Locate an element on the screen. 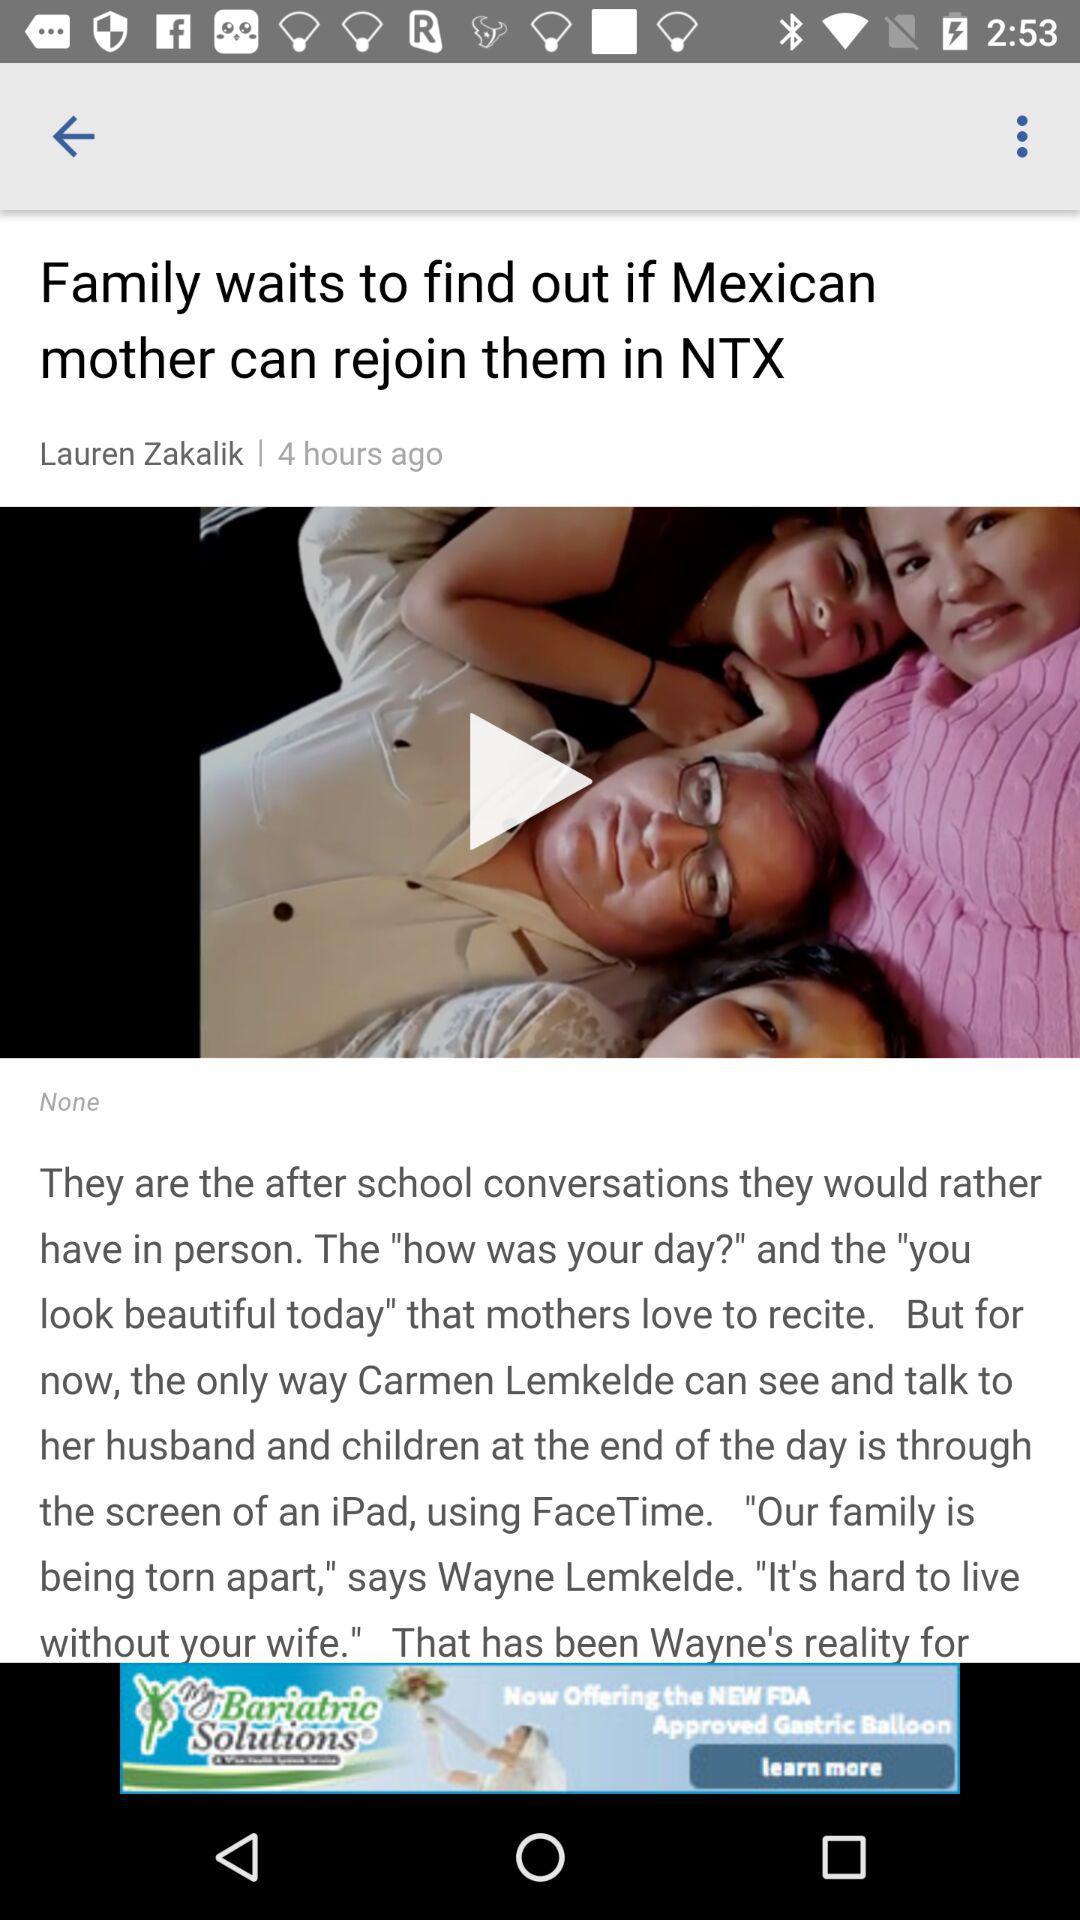  read a news is located at coordinates (540, 1002).